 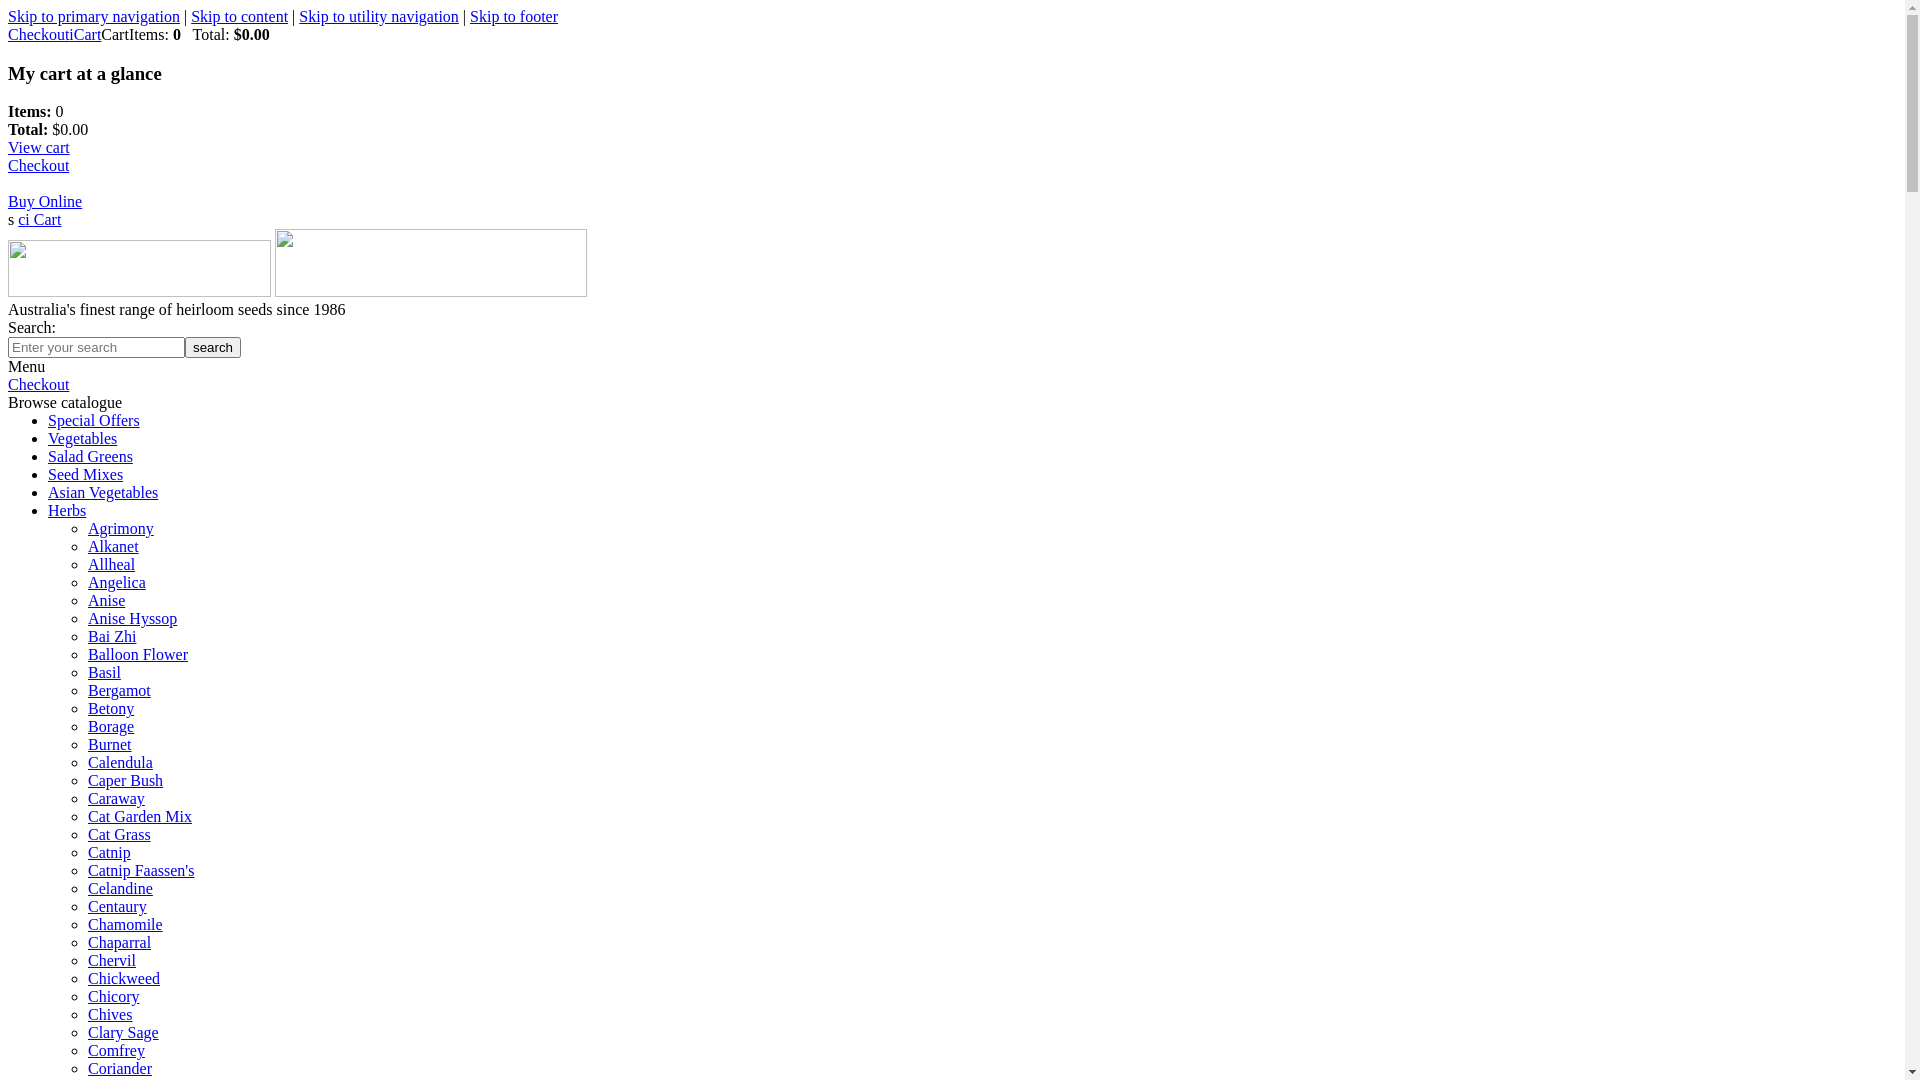 What do you see at coordinates (122, 1032) in the screenshot?
I see `'Clary Sage'` at bounding box center [122, 1032].